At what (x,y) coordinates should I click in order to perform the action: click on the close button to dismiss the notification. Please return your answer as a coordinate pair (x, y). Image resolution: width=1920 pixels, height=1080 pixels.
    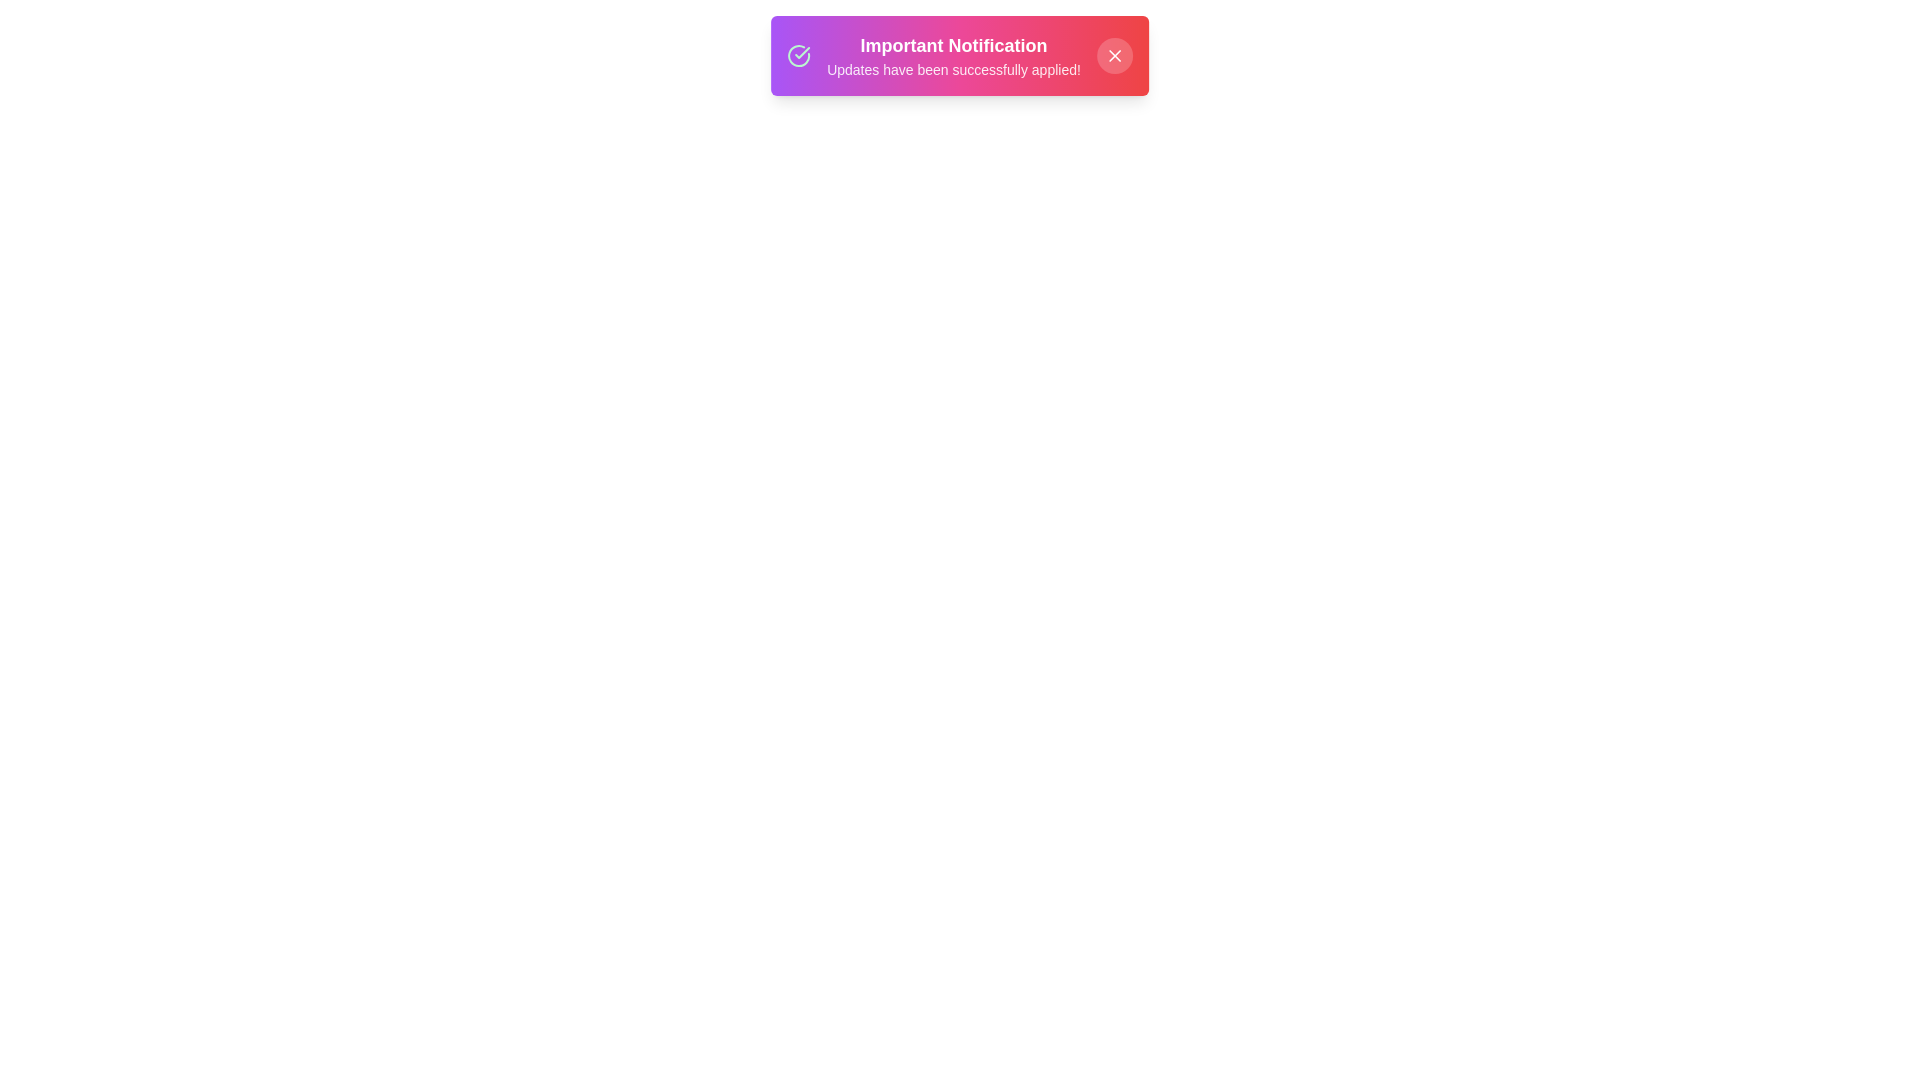
    Looking at the image, I should click on (1113, 55).